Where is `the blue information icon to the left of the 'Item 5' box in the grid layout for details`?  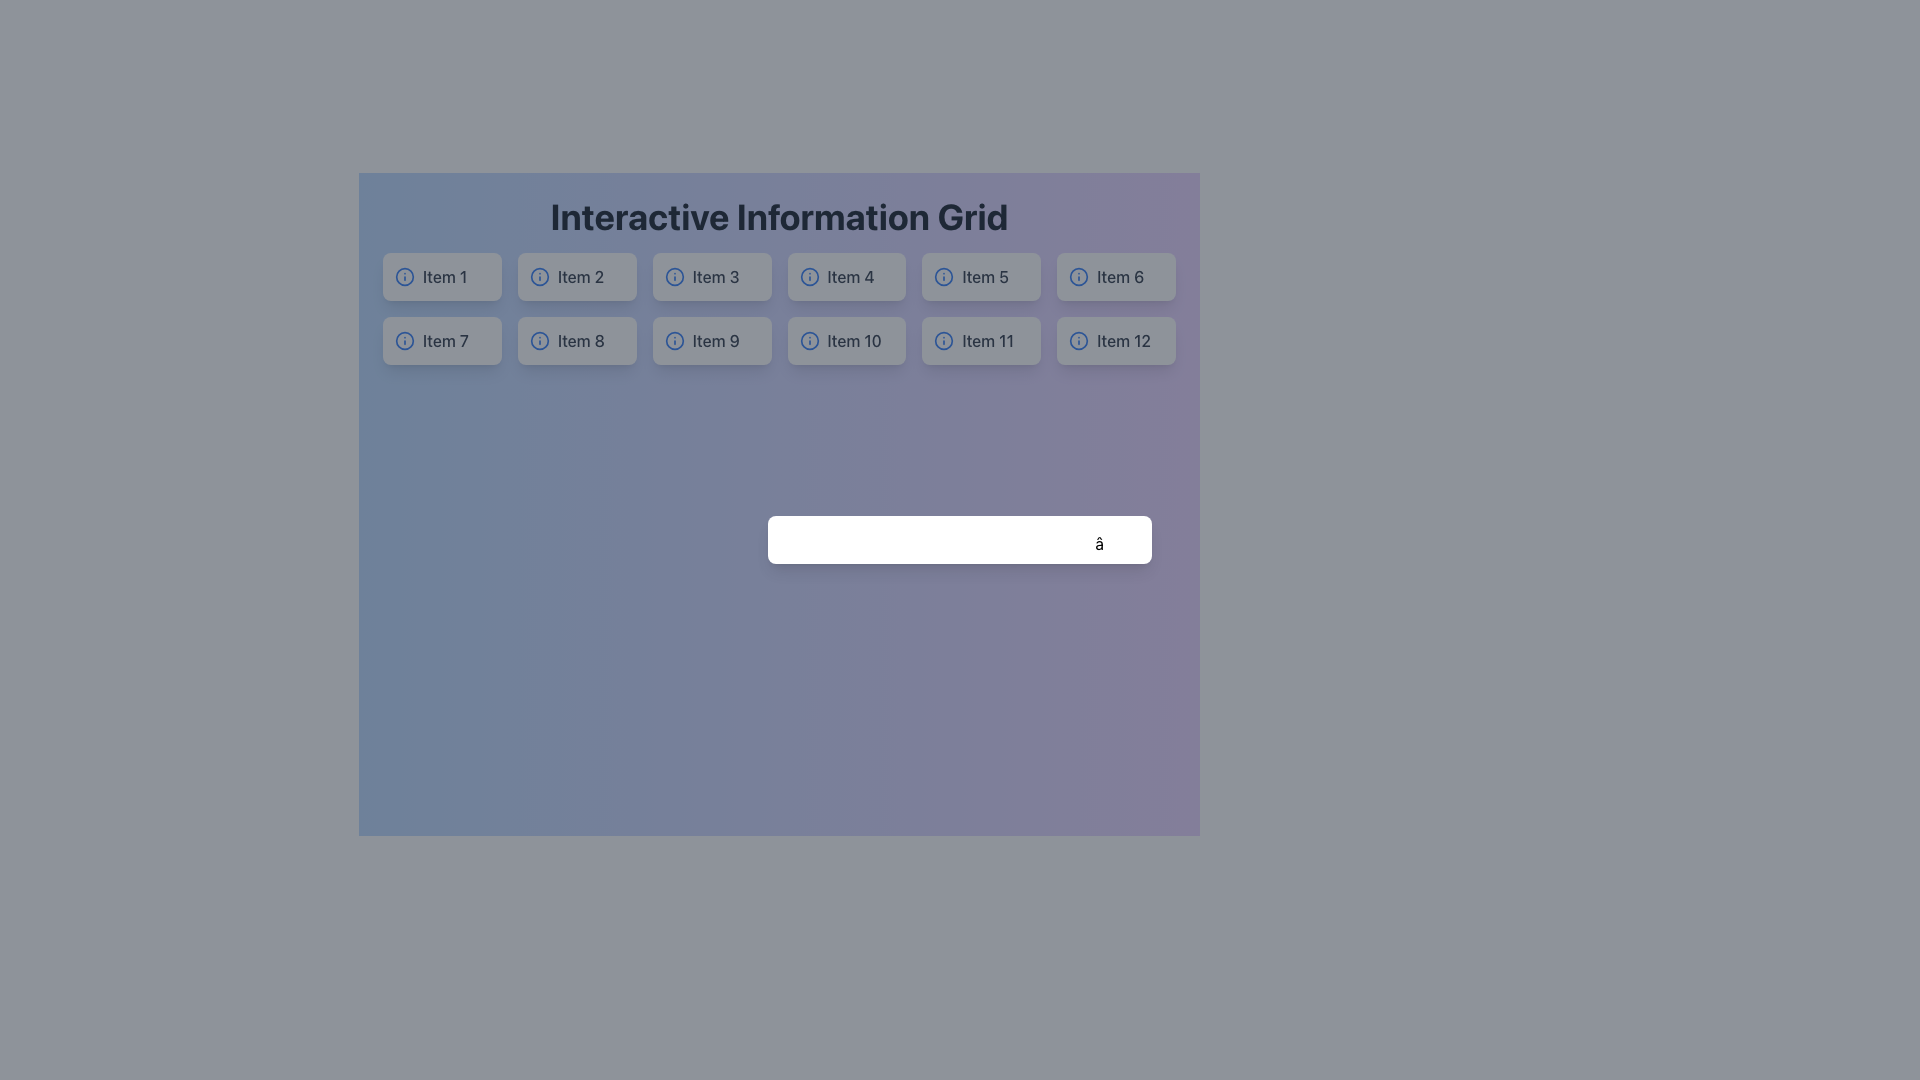 the blue information icon to the left of the 'Item 5' box in the grid layout for details is located at coordinates (981, 277).